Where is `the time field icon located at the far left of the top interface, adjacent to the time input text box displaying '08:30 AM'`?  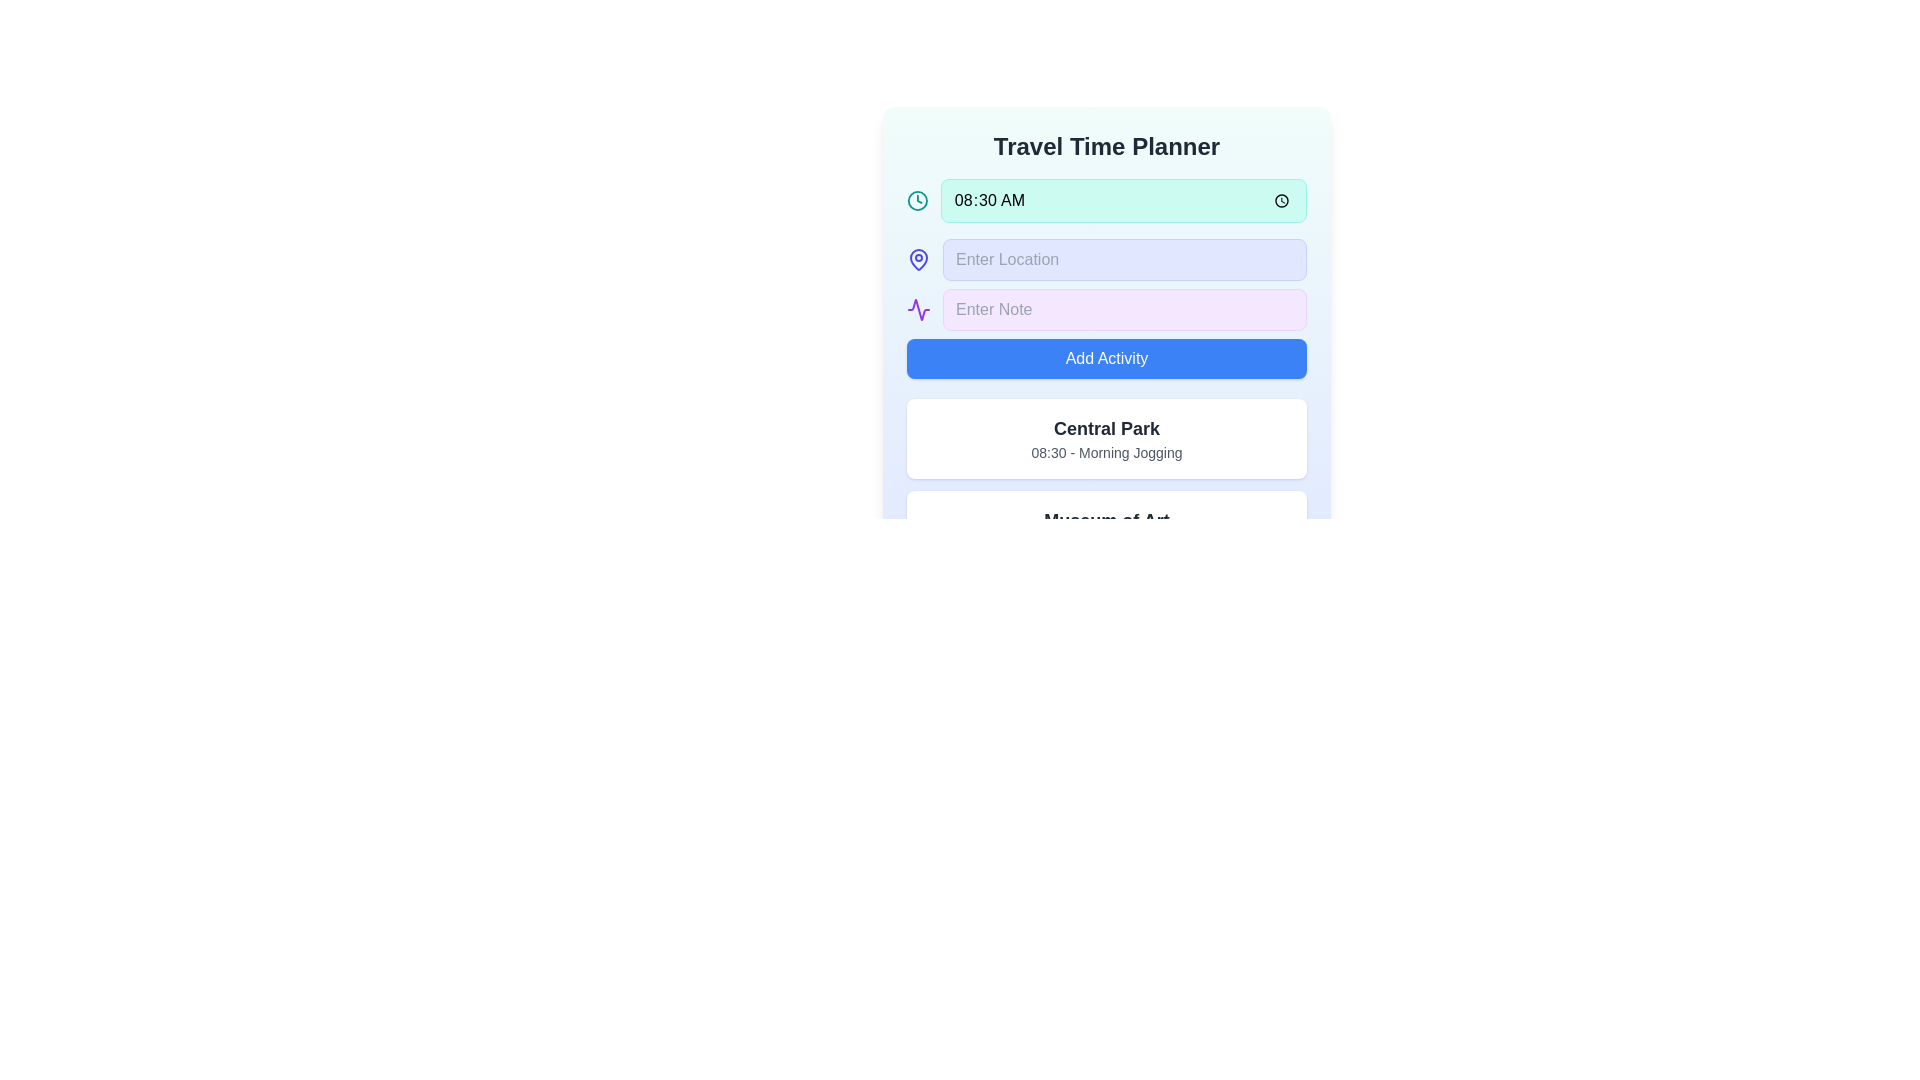 the time field icon located at the far left of the top interface, adjacent to the time input text box displaying '08:30 AM' is located at coordinates (916, 200).